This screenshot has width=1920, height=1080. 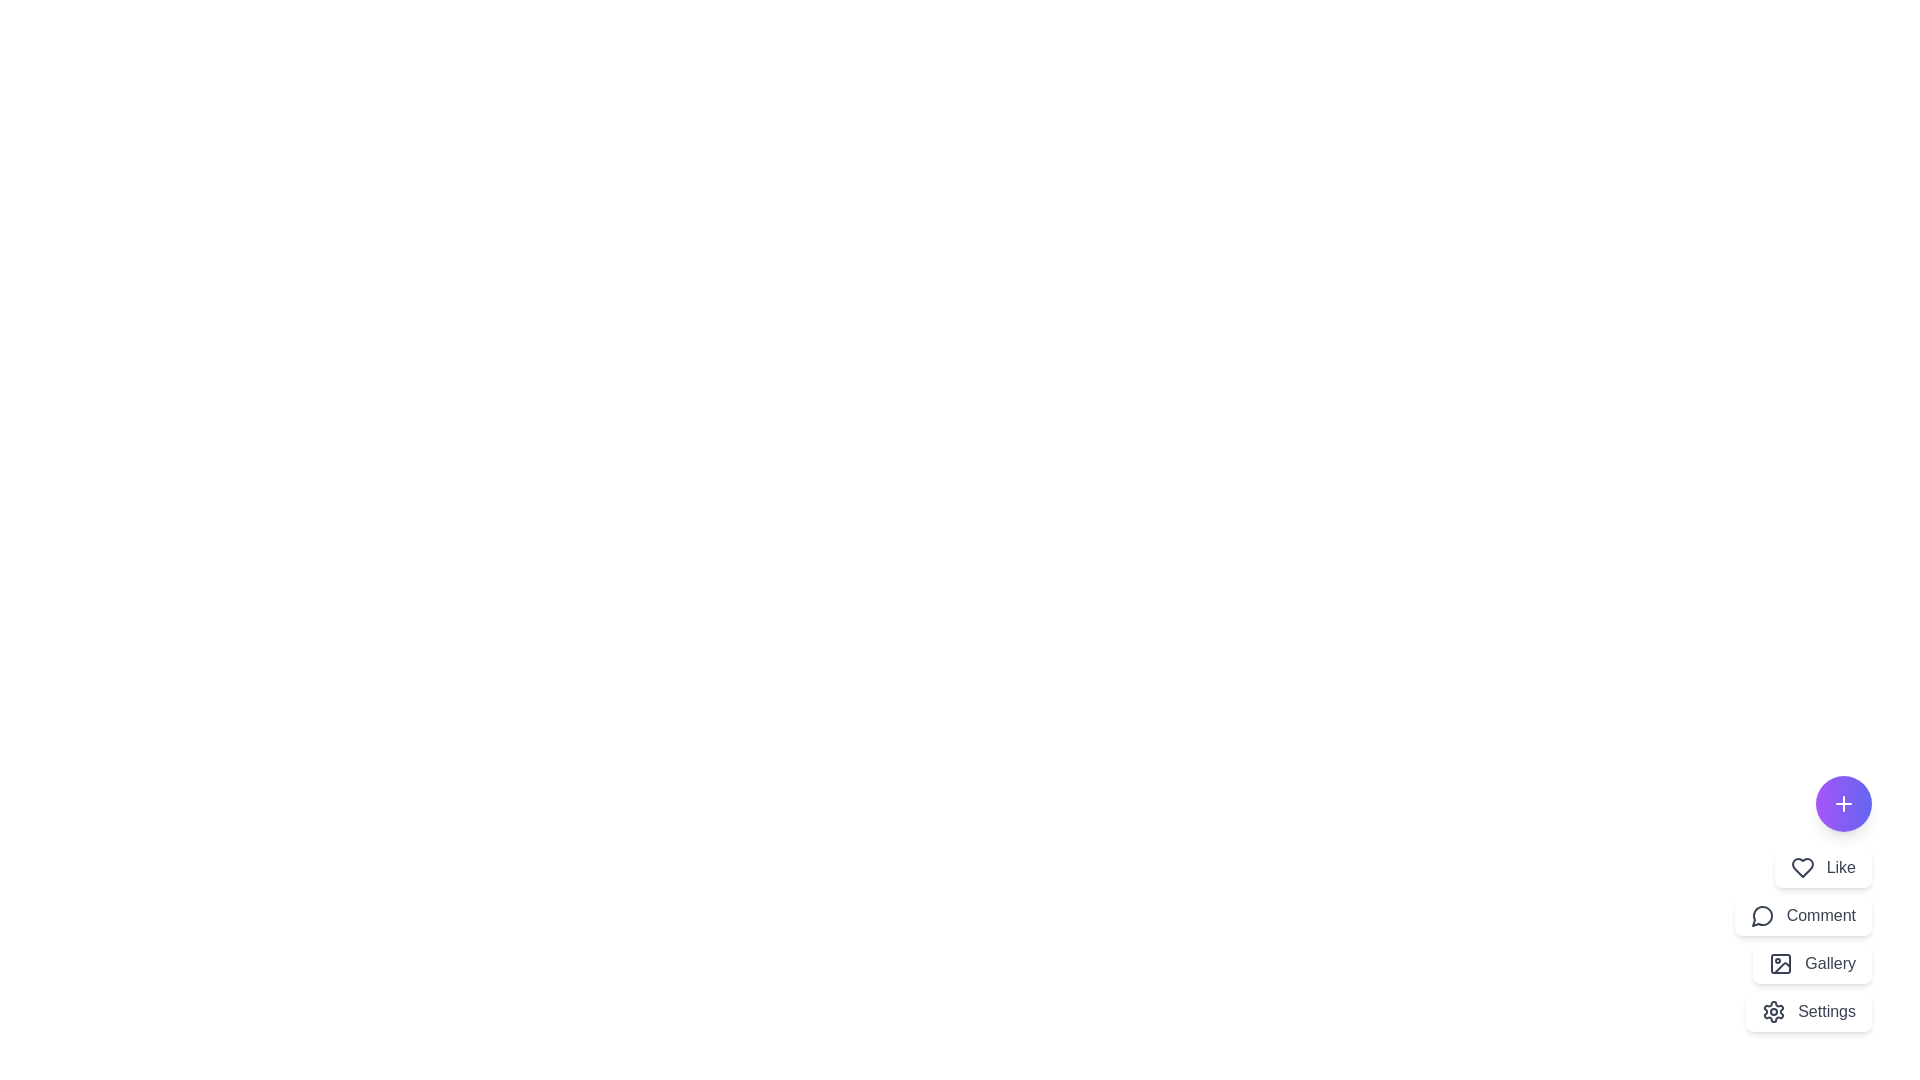 I want to click on the menu option Settings to activate it, so click(x=1809, y=1011).